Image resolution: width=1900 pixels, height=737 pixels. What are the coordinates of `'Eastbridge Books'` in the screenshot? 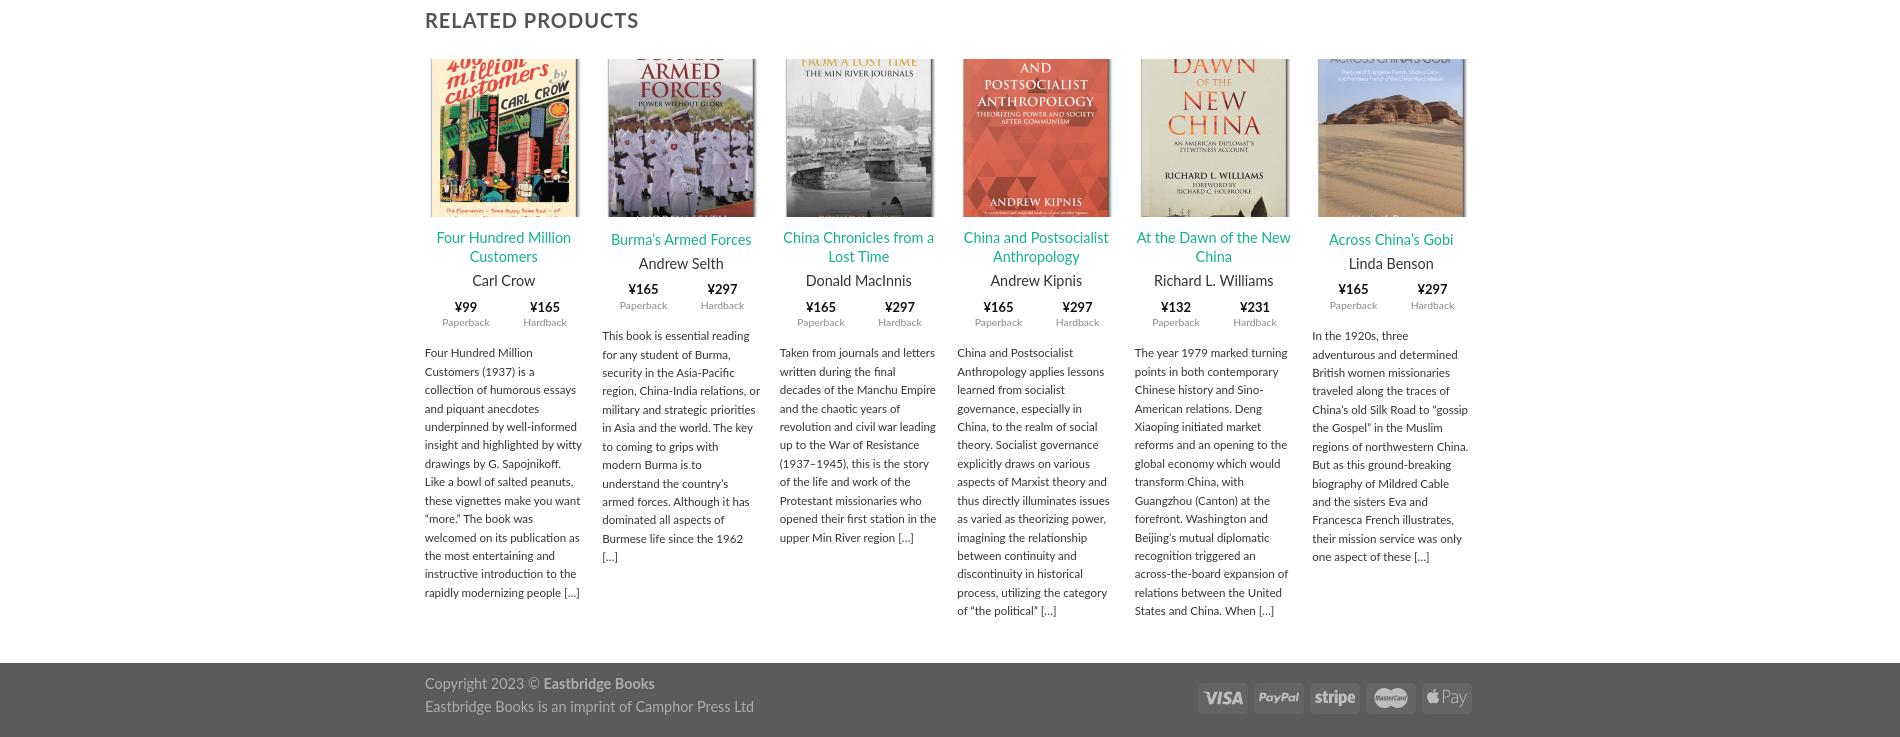 It's located at (543, 682).